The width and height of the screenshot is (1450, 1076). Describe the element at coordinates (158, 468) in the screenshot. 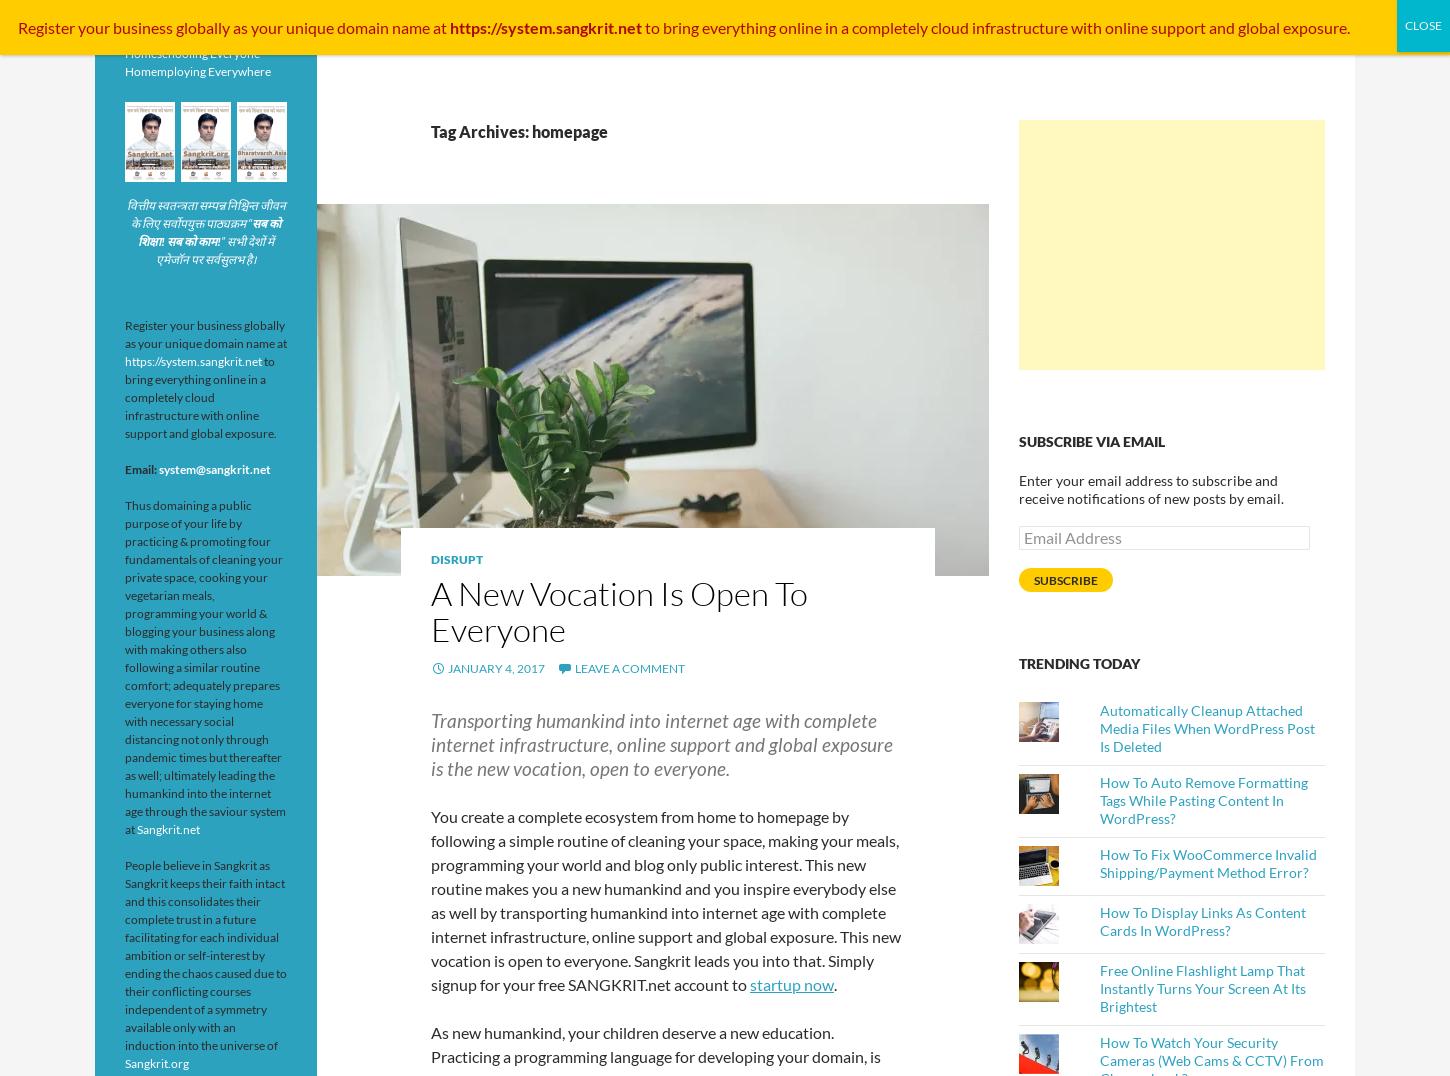

I see `'system@sangkrit.net'` at that location.